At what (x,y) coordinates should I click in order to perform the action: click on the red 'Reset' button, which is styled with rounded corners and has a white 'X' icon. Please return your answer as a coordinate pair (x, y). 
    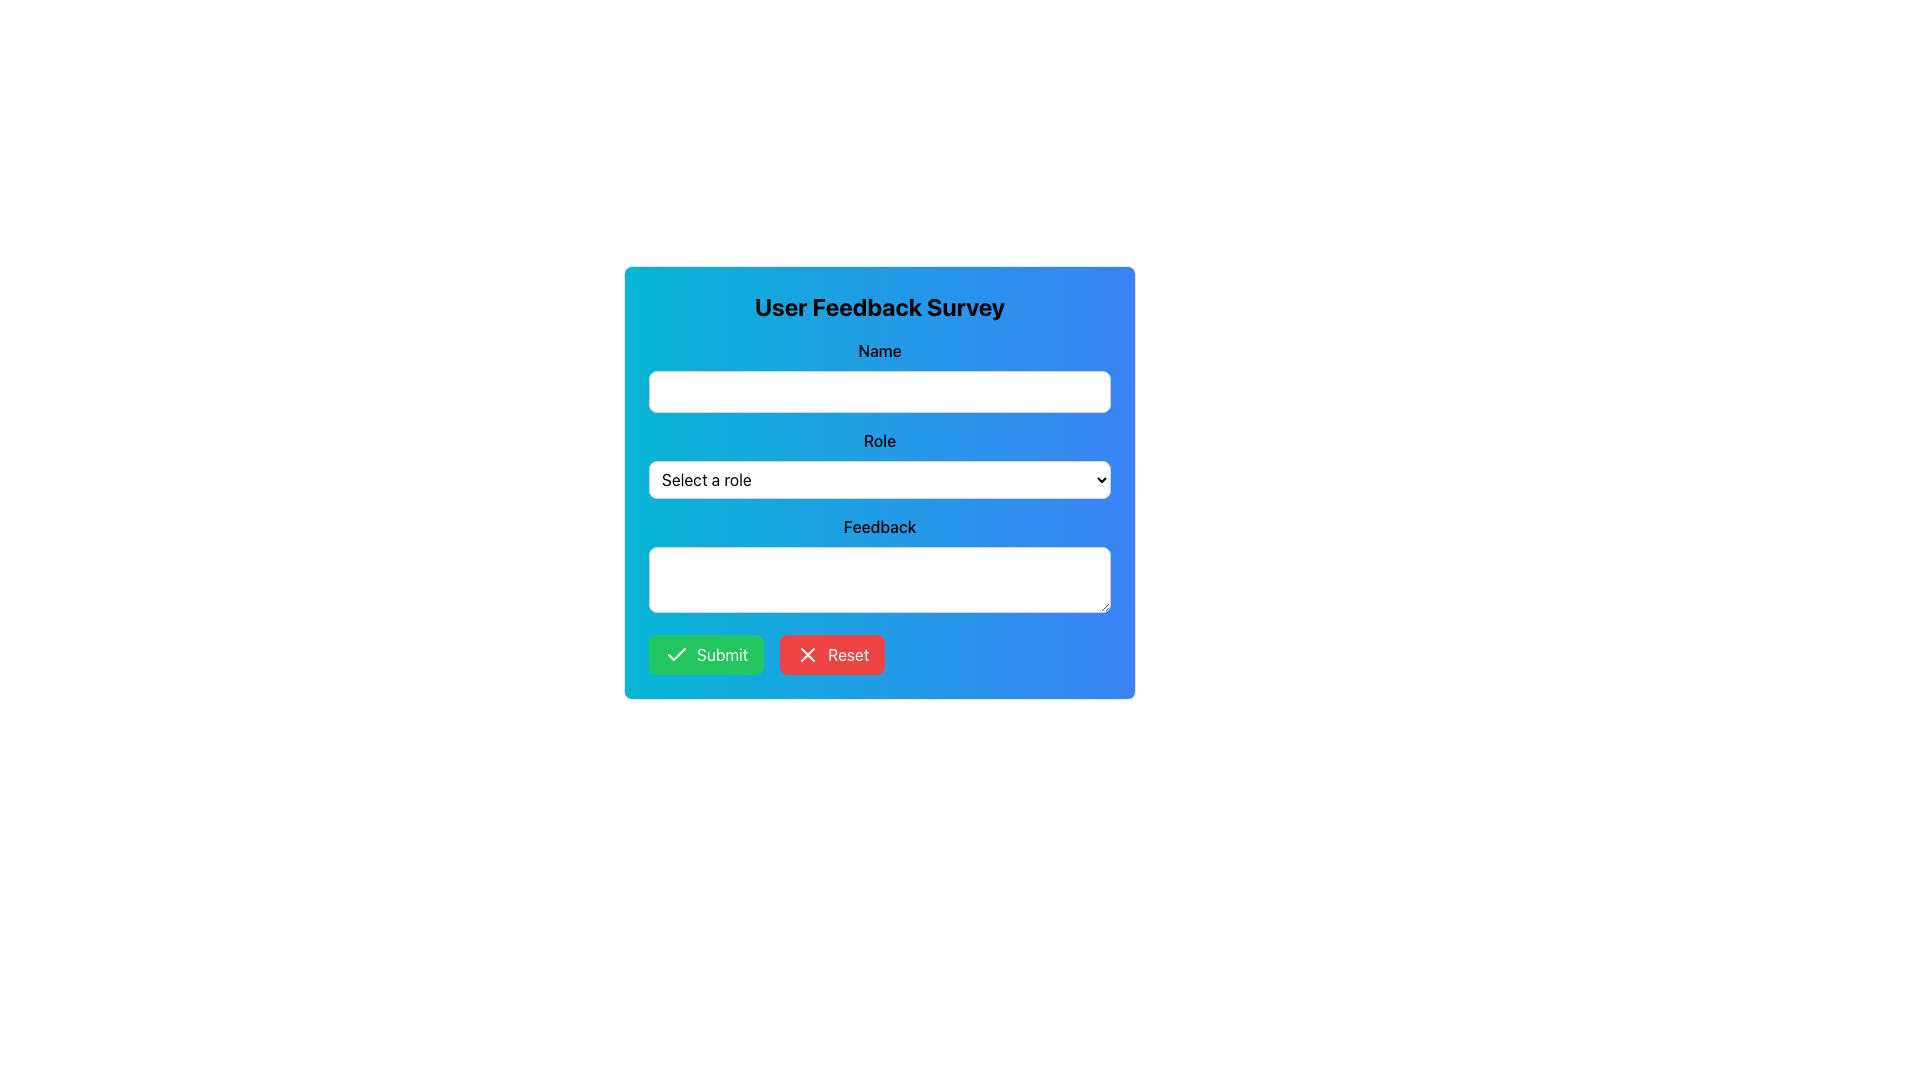
    Looking at the image, I should click on (832, 655).